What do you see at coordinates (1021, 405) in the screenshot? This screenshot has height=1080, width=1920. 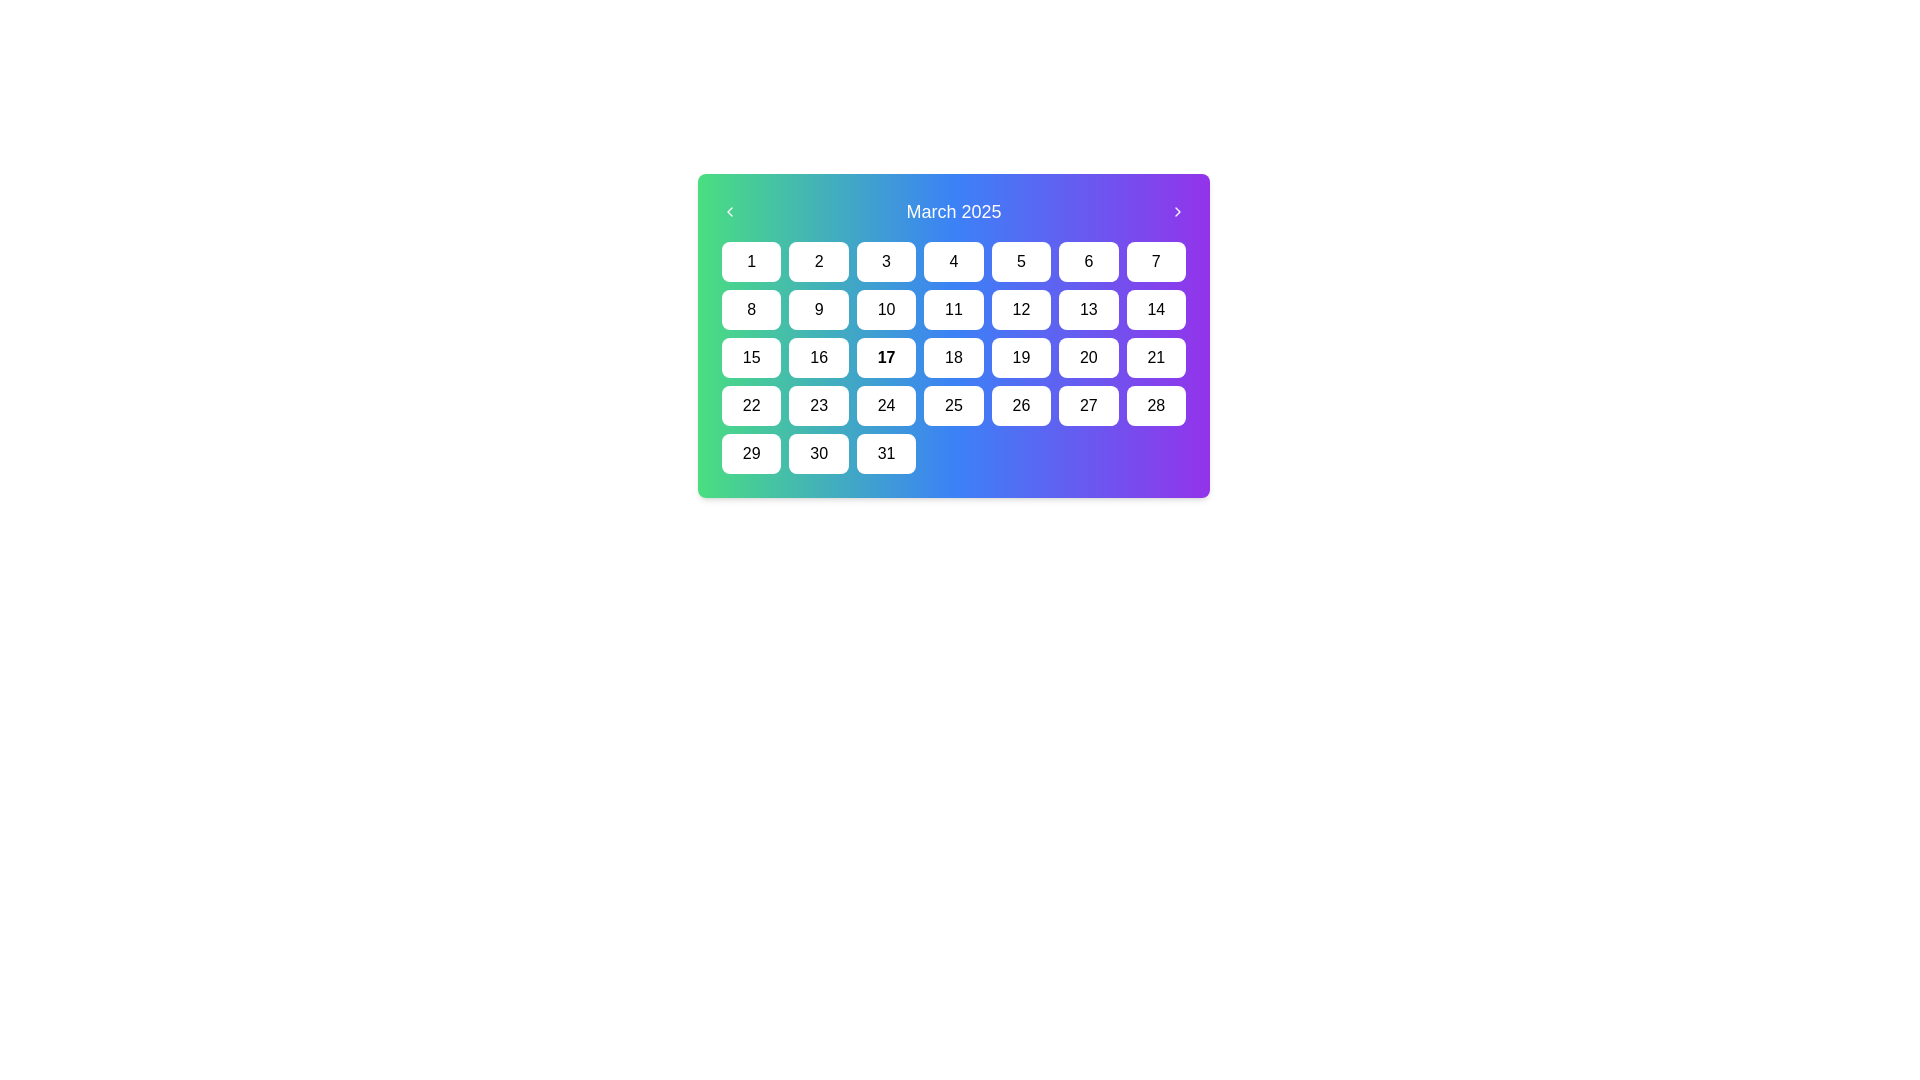 I see `the button representing the date '26' in the March 2025 calendar, located in the fifth column of the fourth row` at bounding box center [1021, 405].